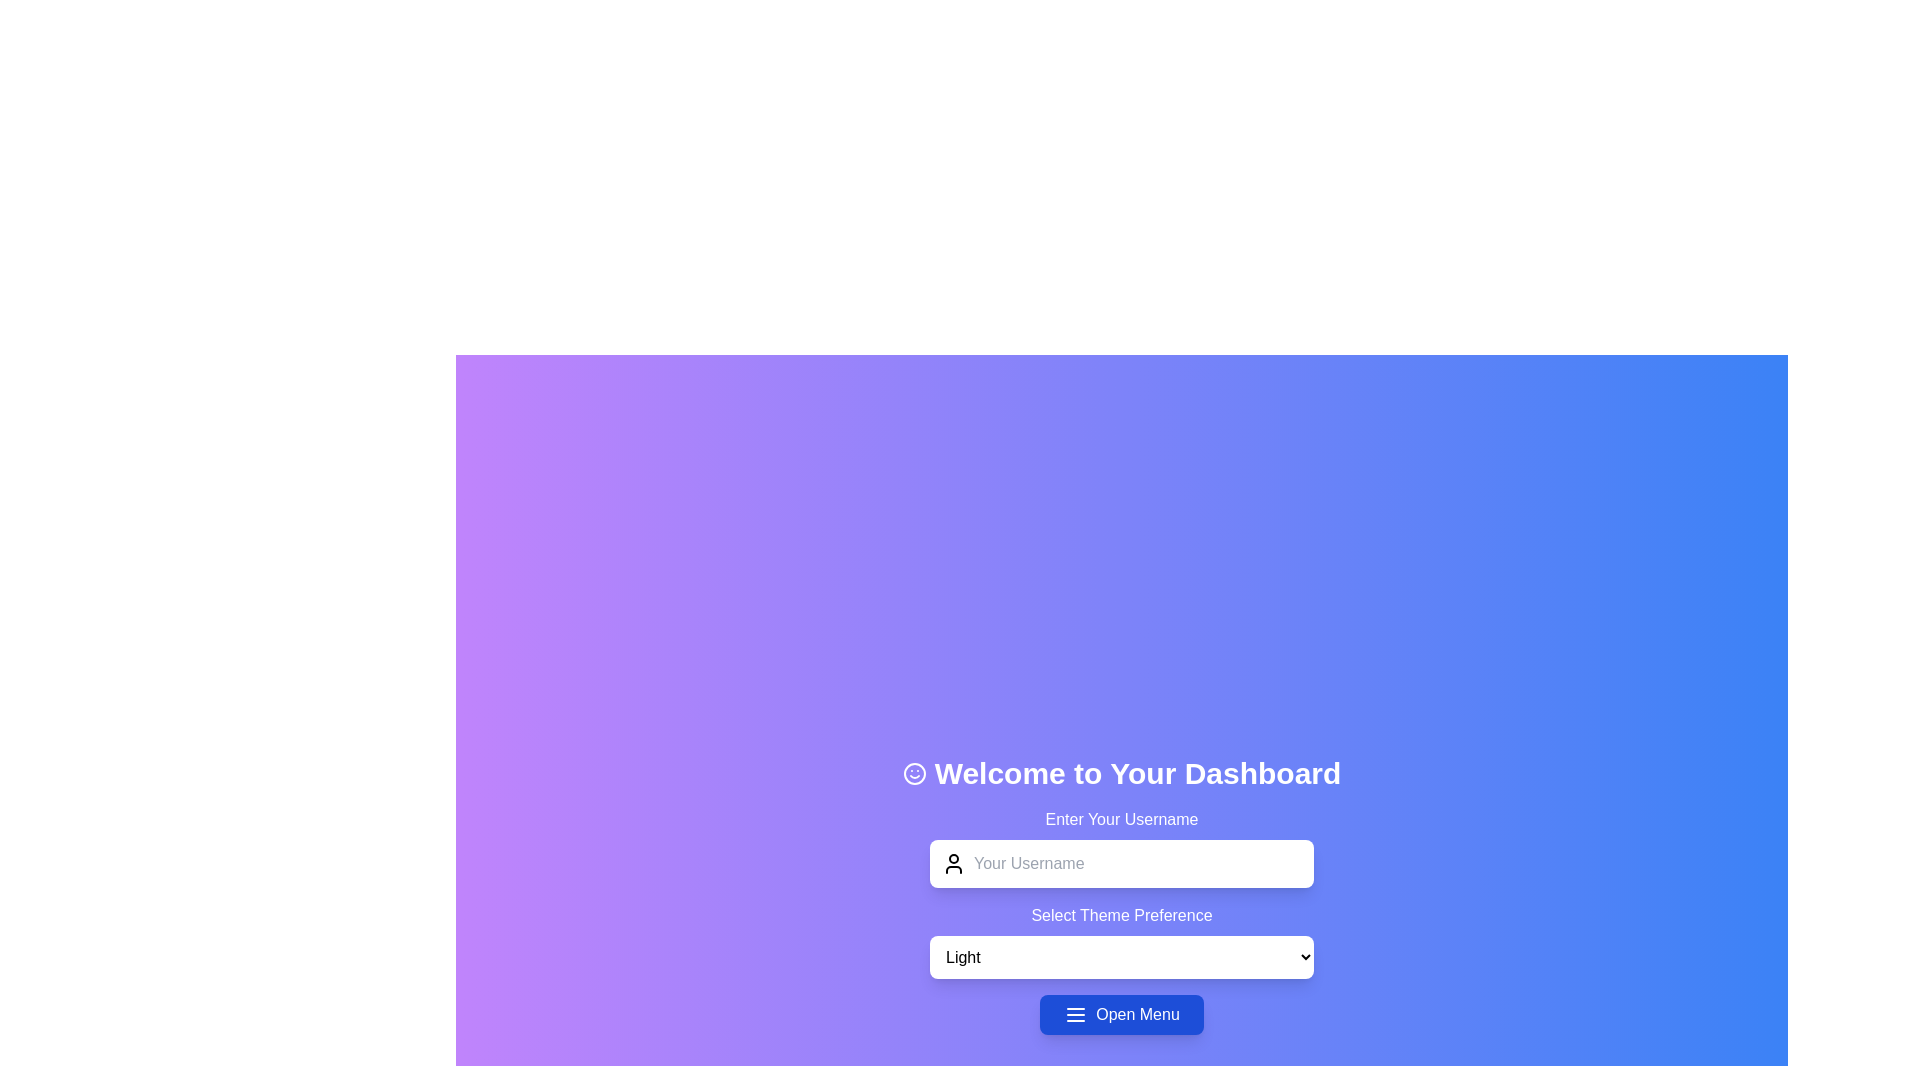  What do you see at coordinates (953, 862) in the screenshot?
I see `the user icon, which is a circular head and rectangular torso outline styled with a black stroke line on a white background, located to the left of the 'Your Username' text input field` at bounding box center [953, 862].